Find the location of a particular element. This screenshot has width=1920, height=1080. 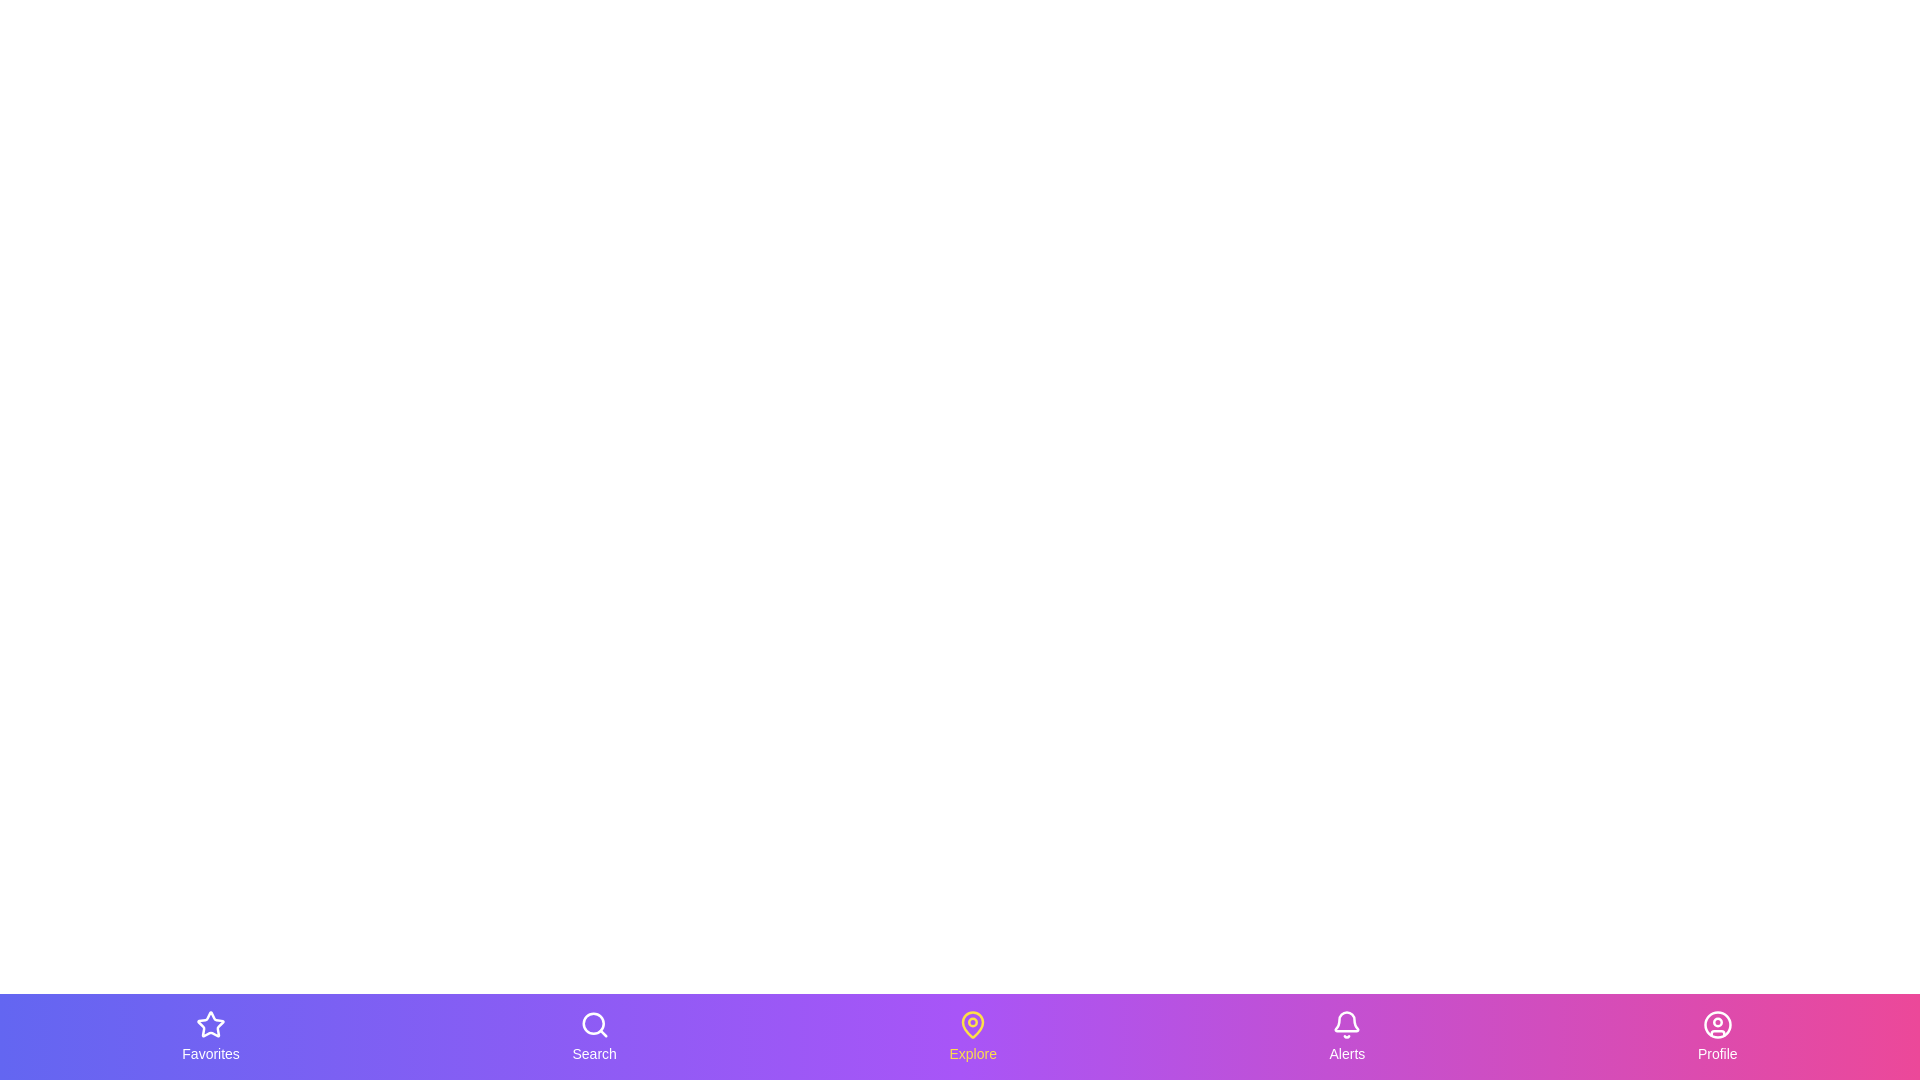

the tab labeled Explore to observe the hover effect is located at coordinates (973, 1036).